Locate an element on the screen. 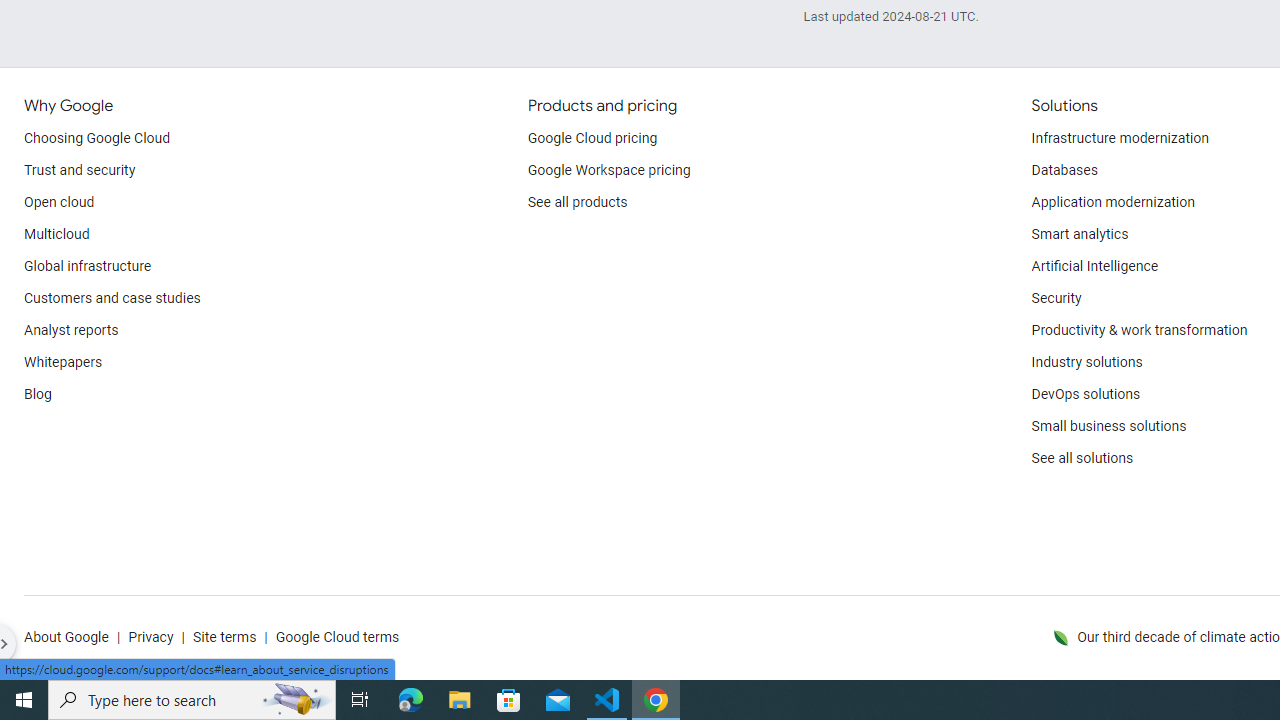  'Security' is located at coordinates (1055, 299).